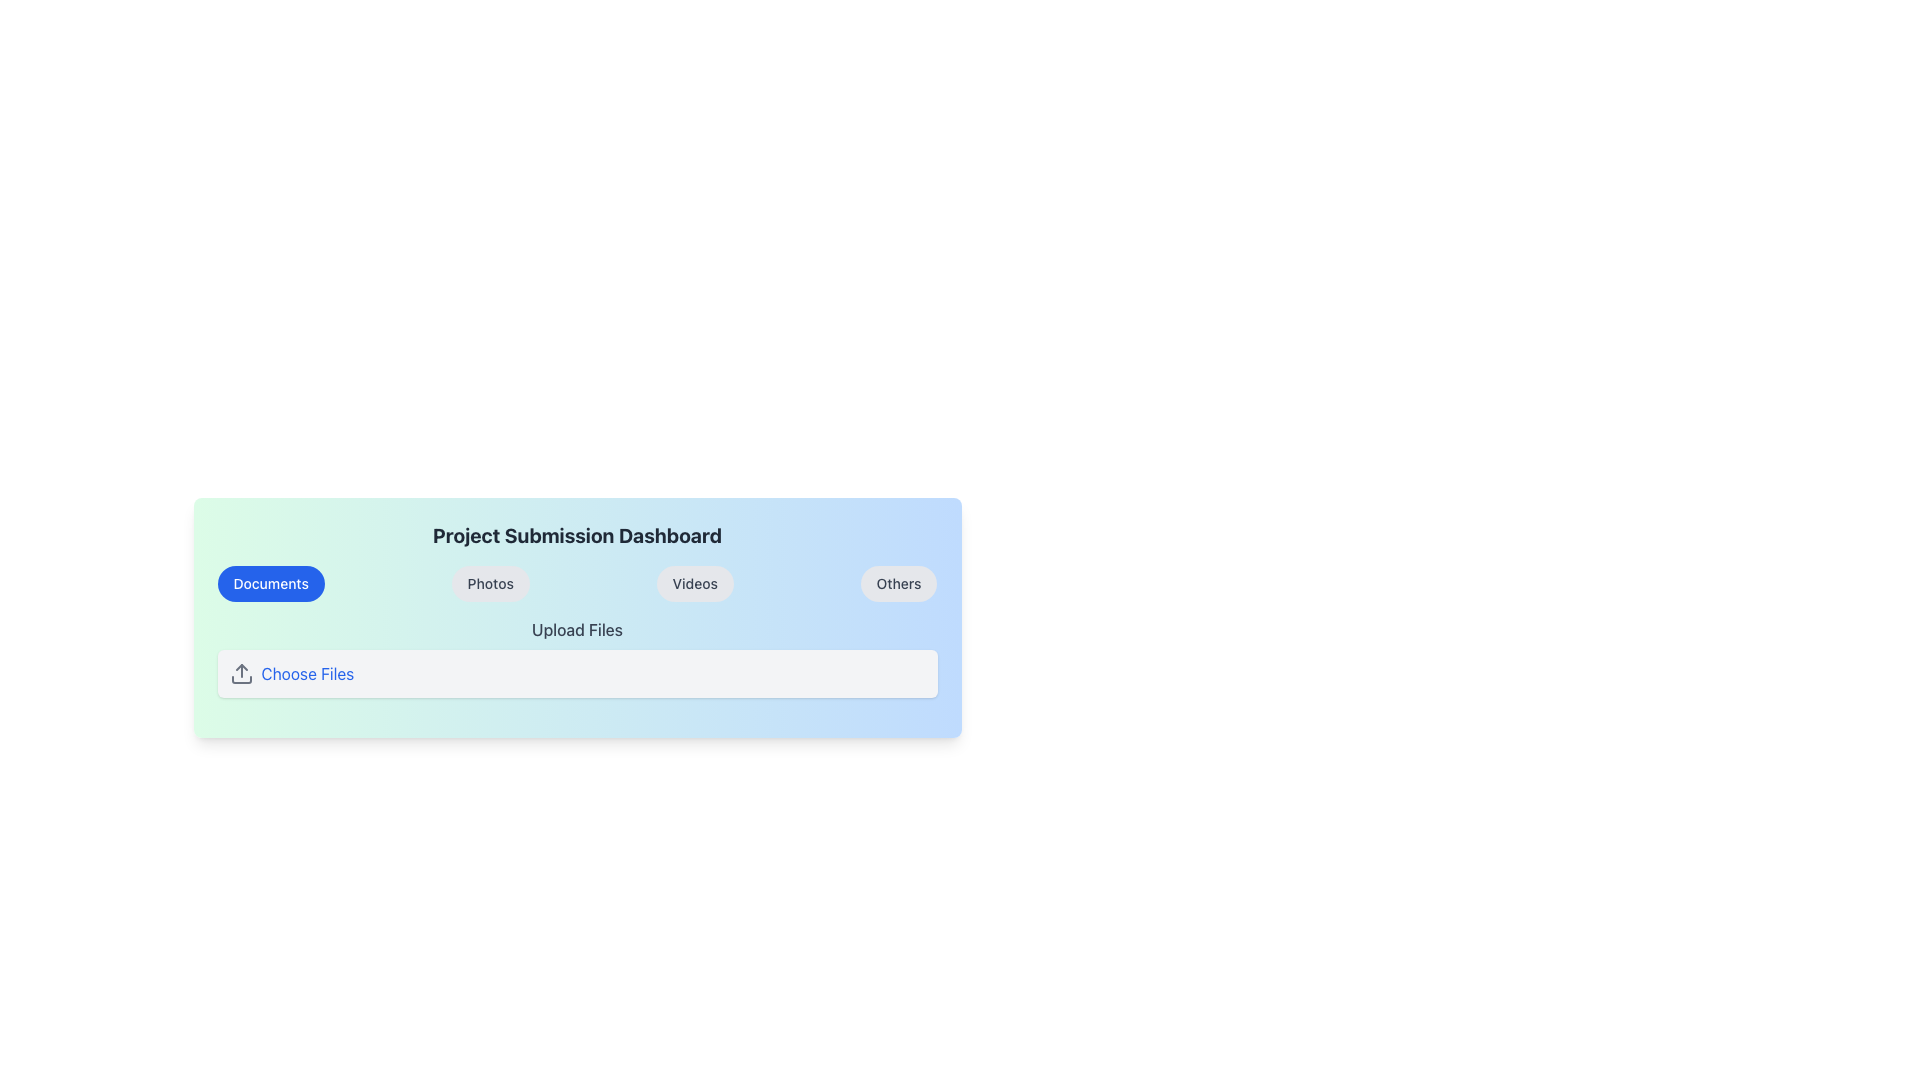 The height and width of the screenshot is (1080, 1920). What do you see at coordinates (490, 583) in the screenshot?
I see `the 'Photos' button in the horizontal navigation bar to change its background color` at bounding box center [490, 583].